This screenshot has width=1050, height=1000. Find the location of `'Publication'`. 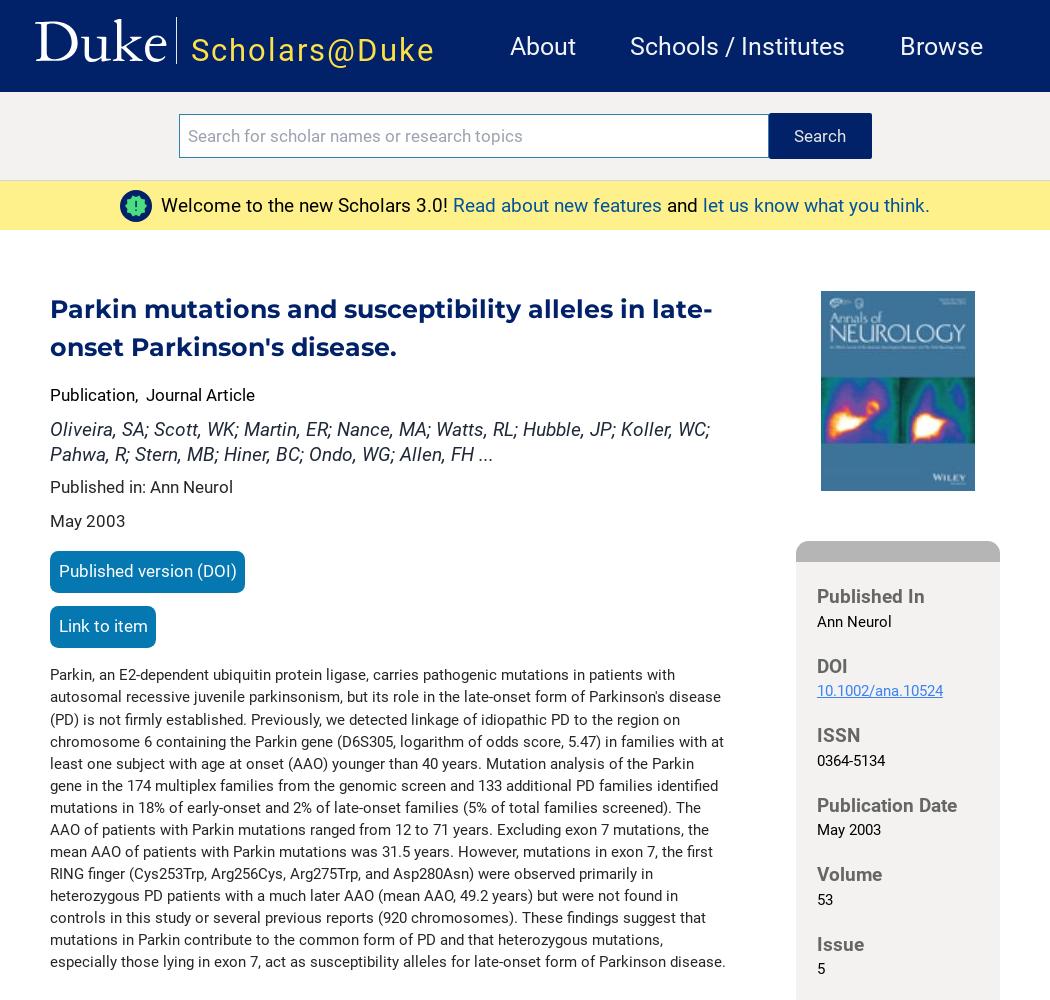

'Publication' is located at coordinates (92, 395).